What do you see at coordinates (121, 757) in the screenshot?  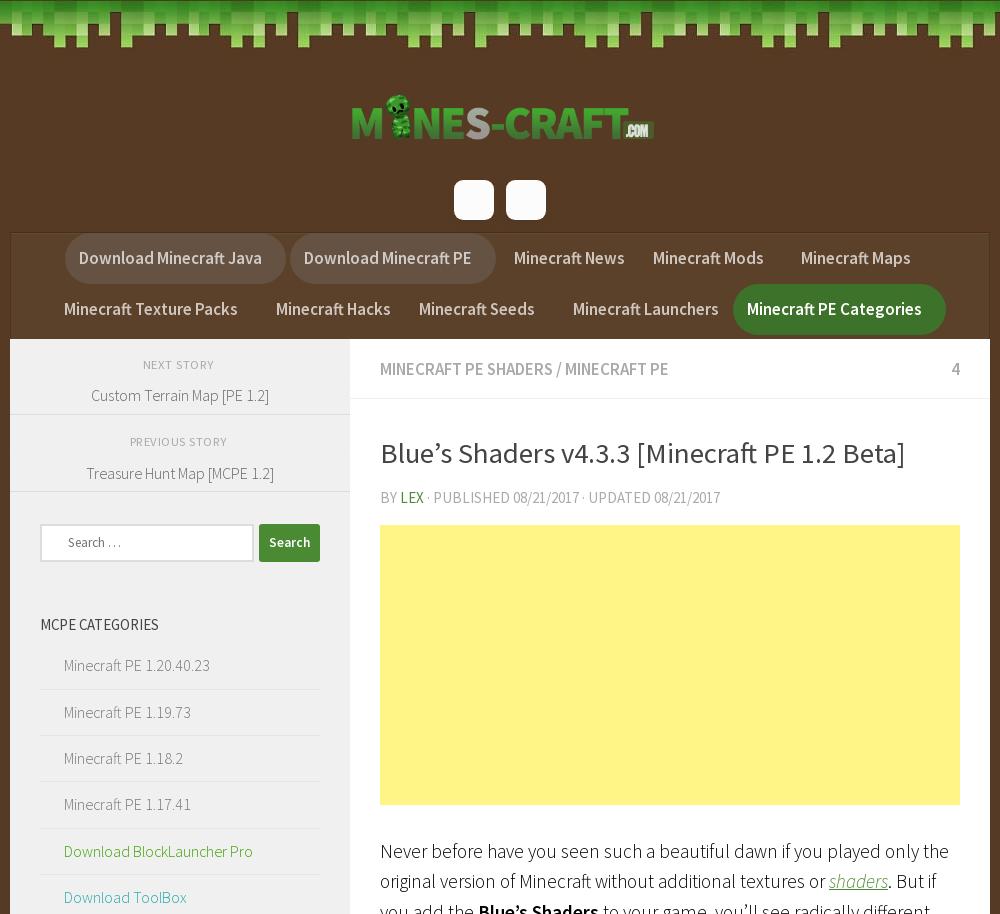 I see `'Minecraft PE 1.18.2'` at bounding box center [121, 757].